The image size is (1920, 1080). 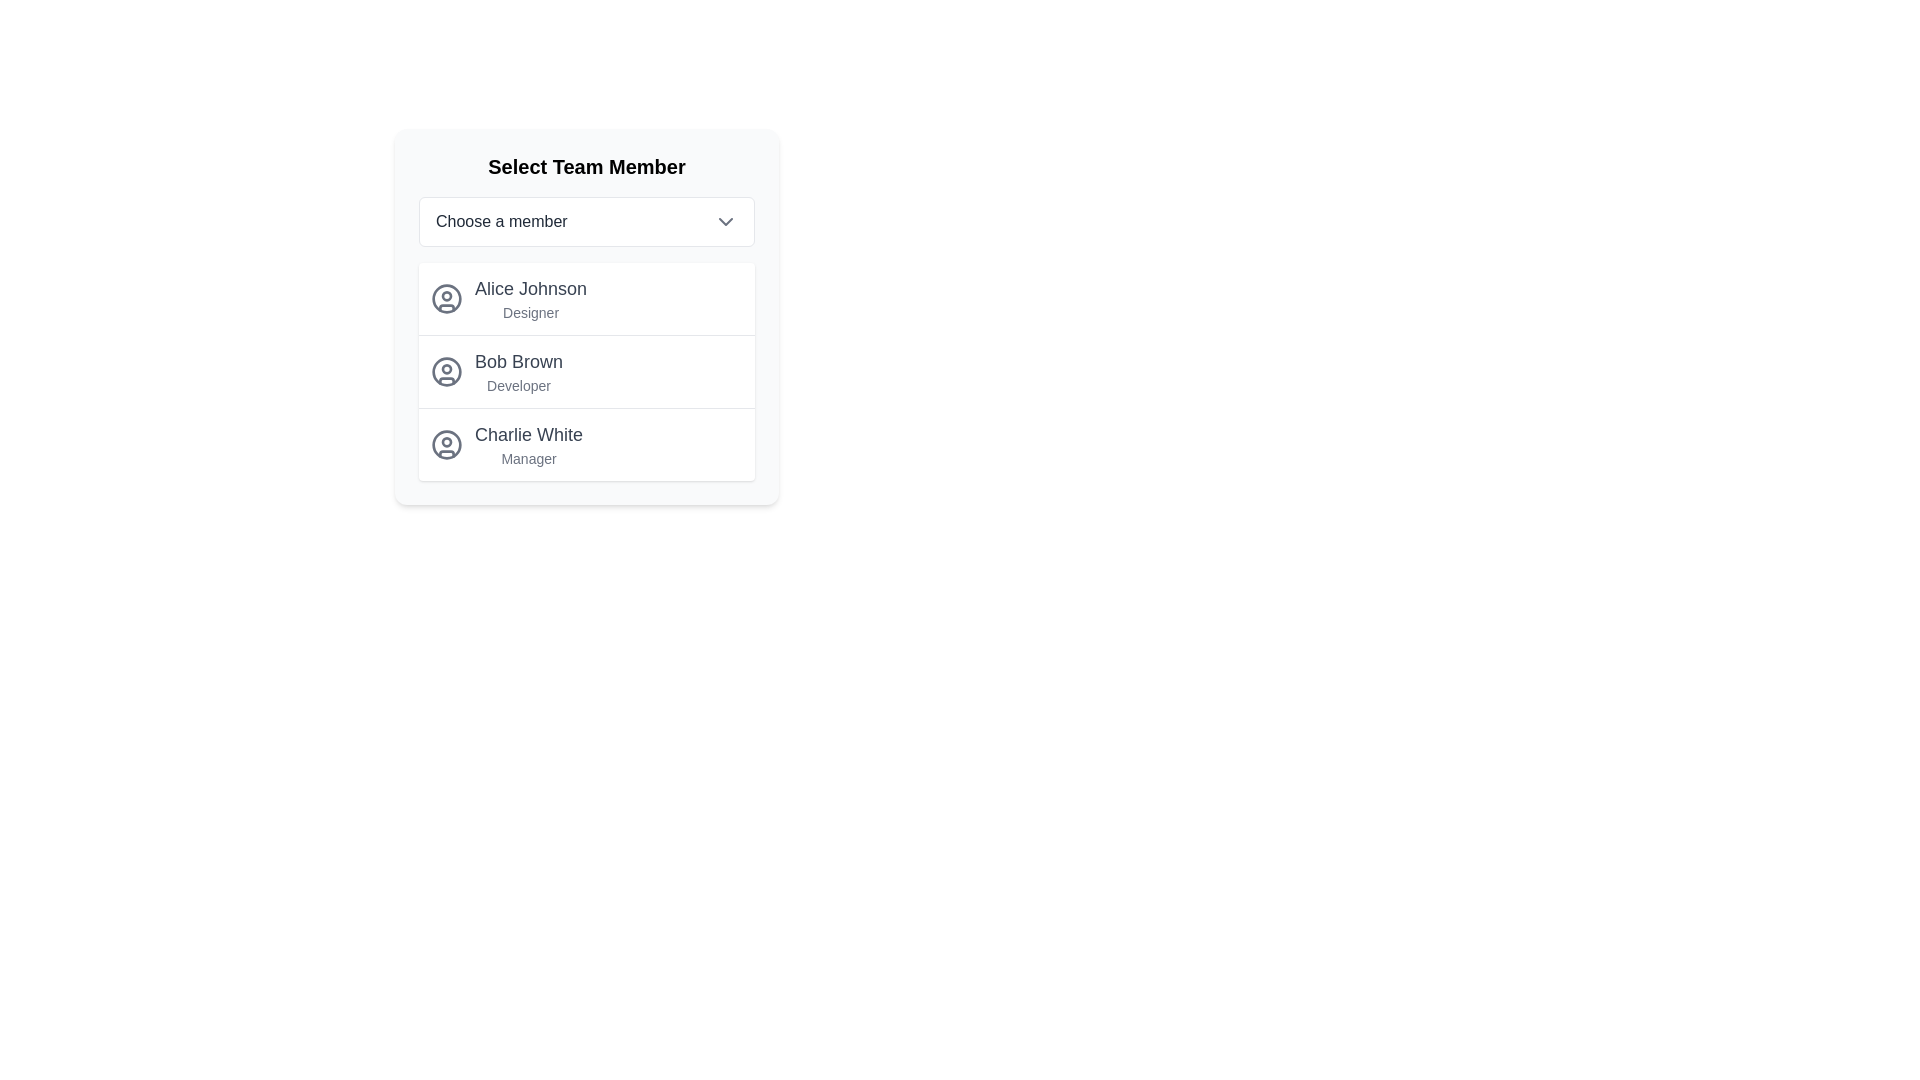 What do you see at coordinates (585, 222) in the screenshot?
I see `the dropdown menu labeled 'Choose a member', which is styled with a white background and rounded corners` at bounding box center [585, 222].